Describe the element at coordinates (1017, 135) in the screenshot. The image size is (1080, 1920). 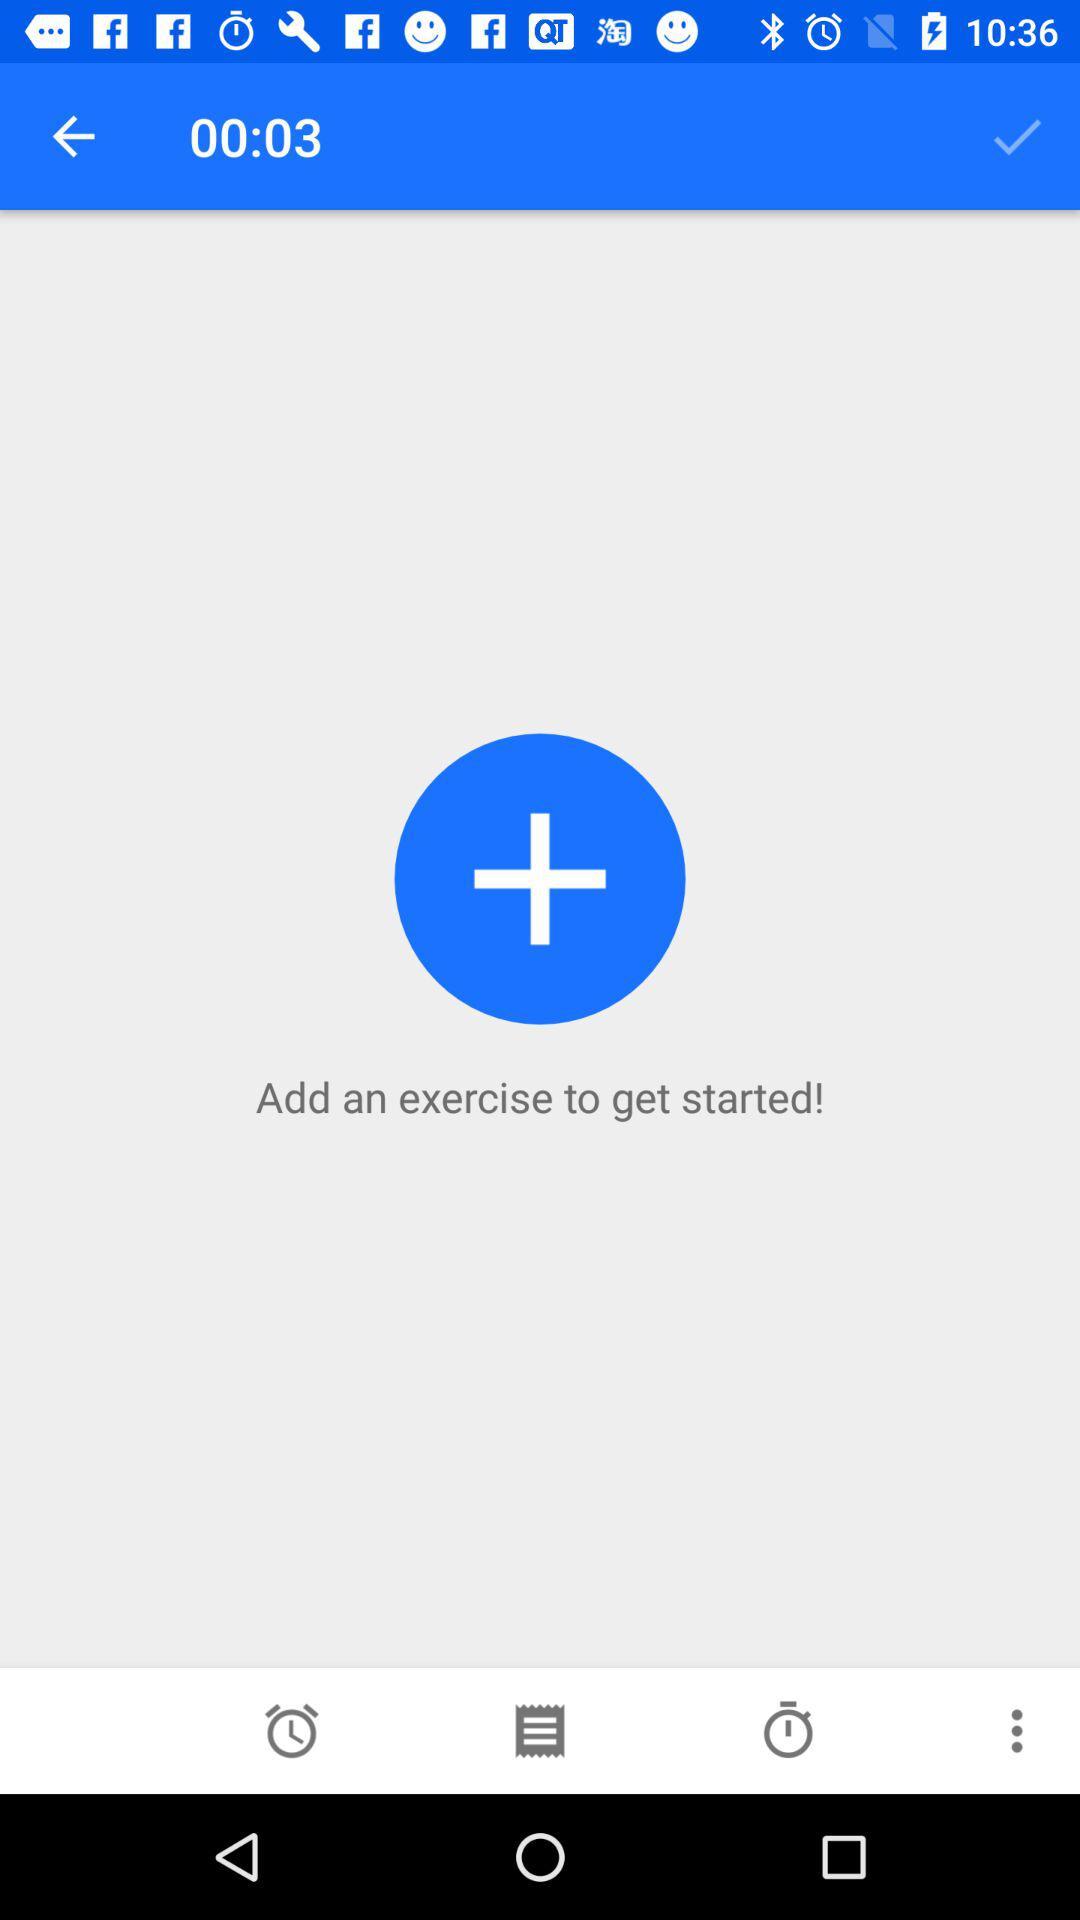
I see `the item at the top right corner` at that location.